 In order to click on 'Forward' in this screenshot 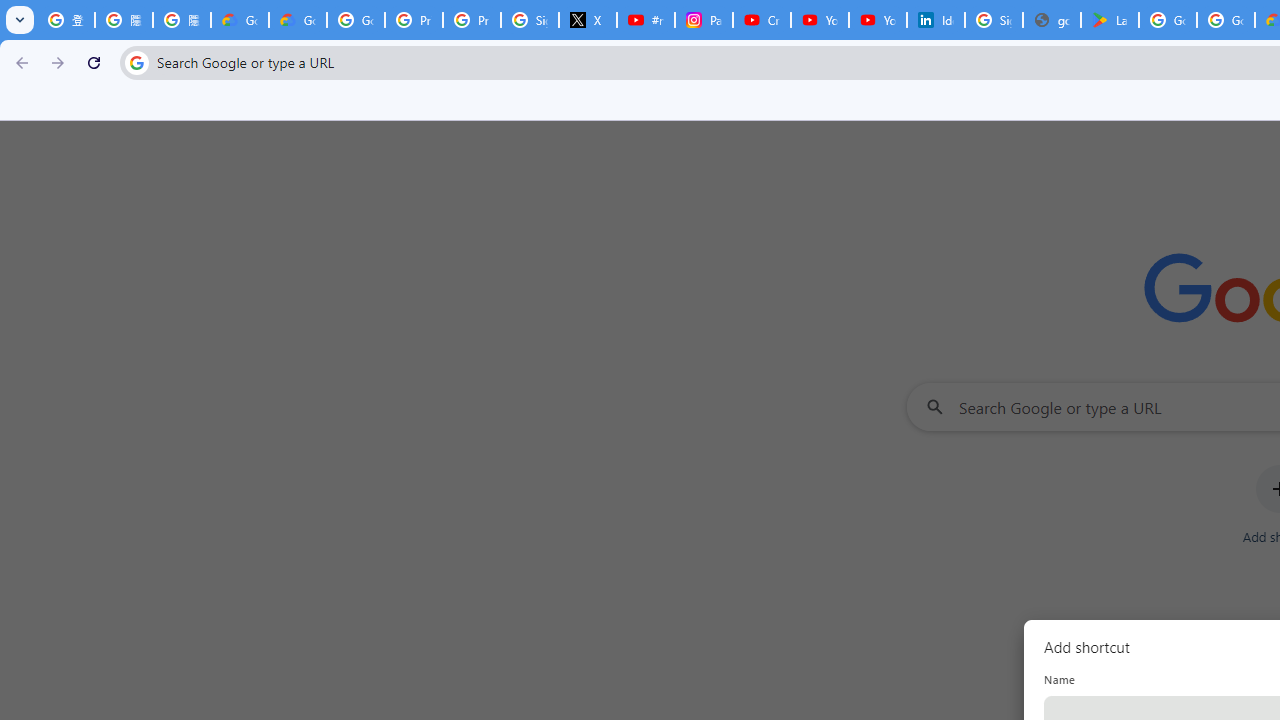, I will do `click(58, 61)`.